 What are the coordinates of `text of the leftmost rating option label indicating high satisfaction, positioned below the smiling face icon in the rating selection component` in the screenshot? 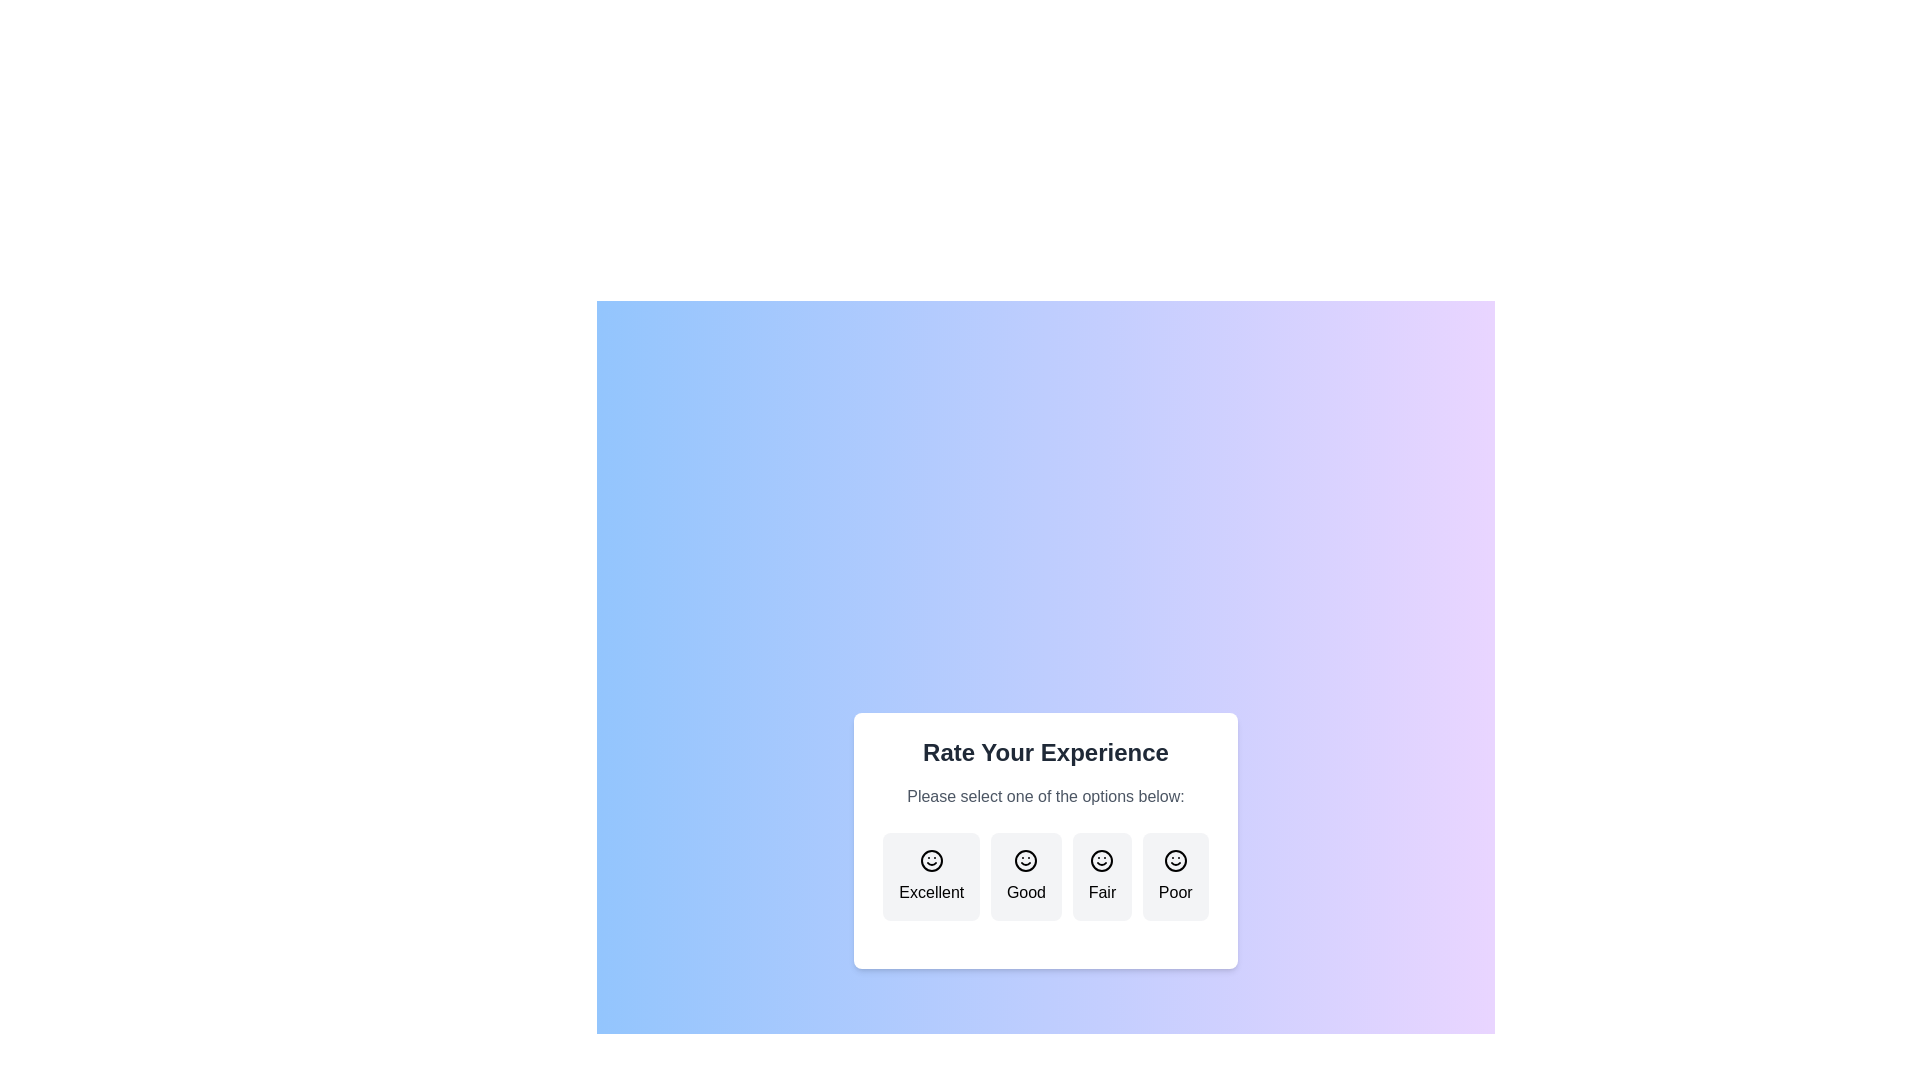 It's located at (930, 892).